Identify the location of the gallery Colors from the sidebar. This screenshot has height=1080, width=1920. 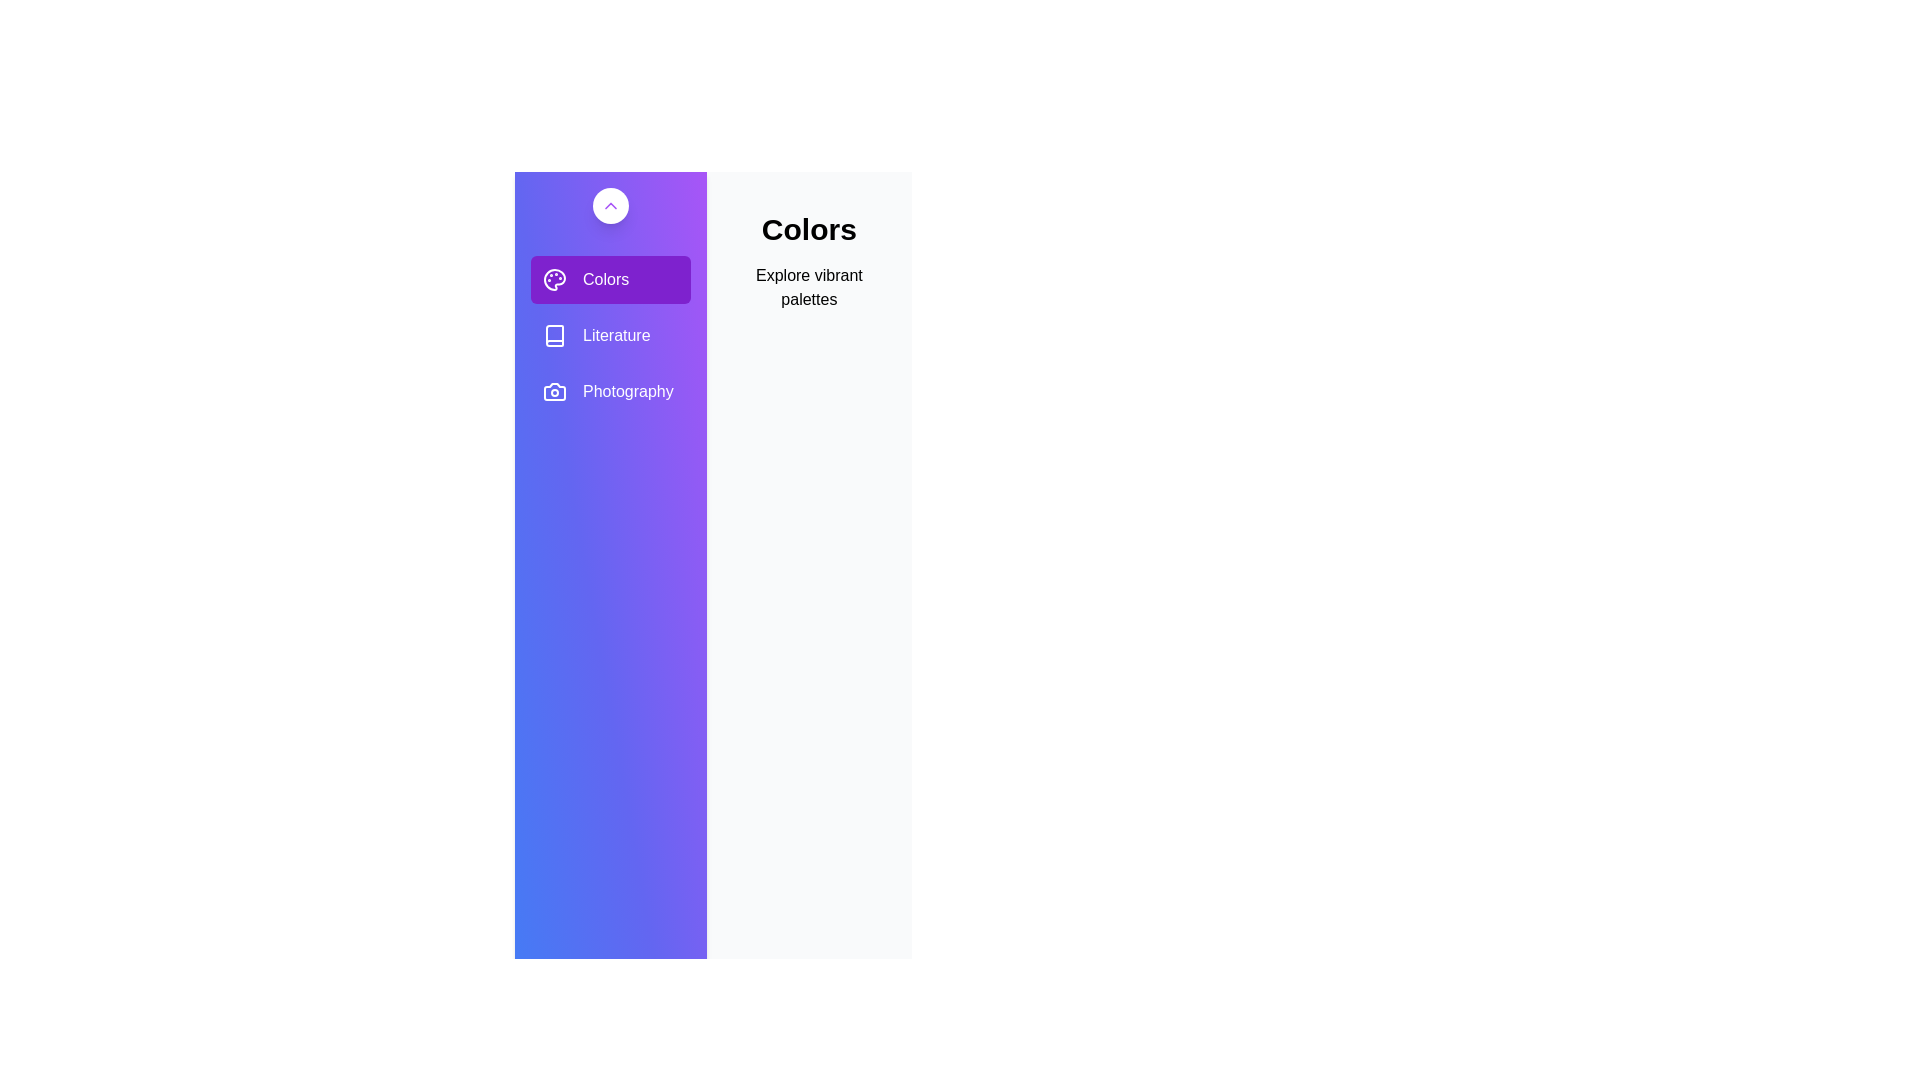
(609, 280).